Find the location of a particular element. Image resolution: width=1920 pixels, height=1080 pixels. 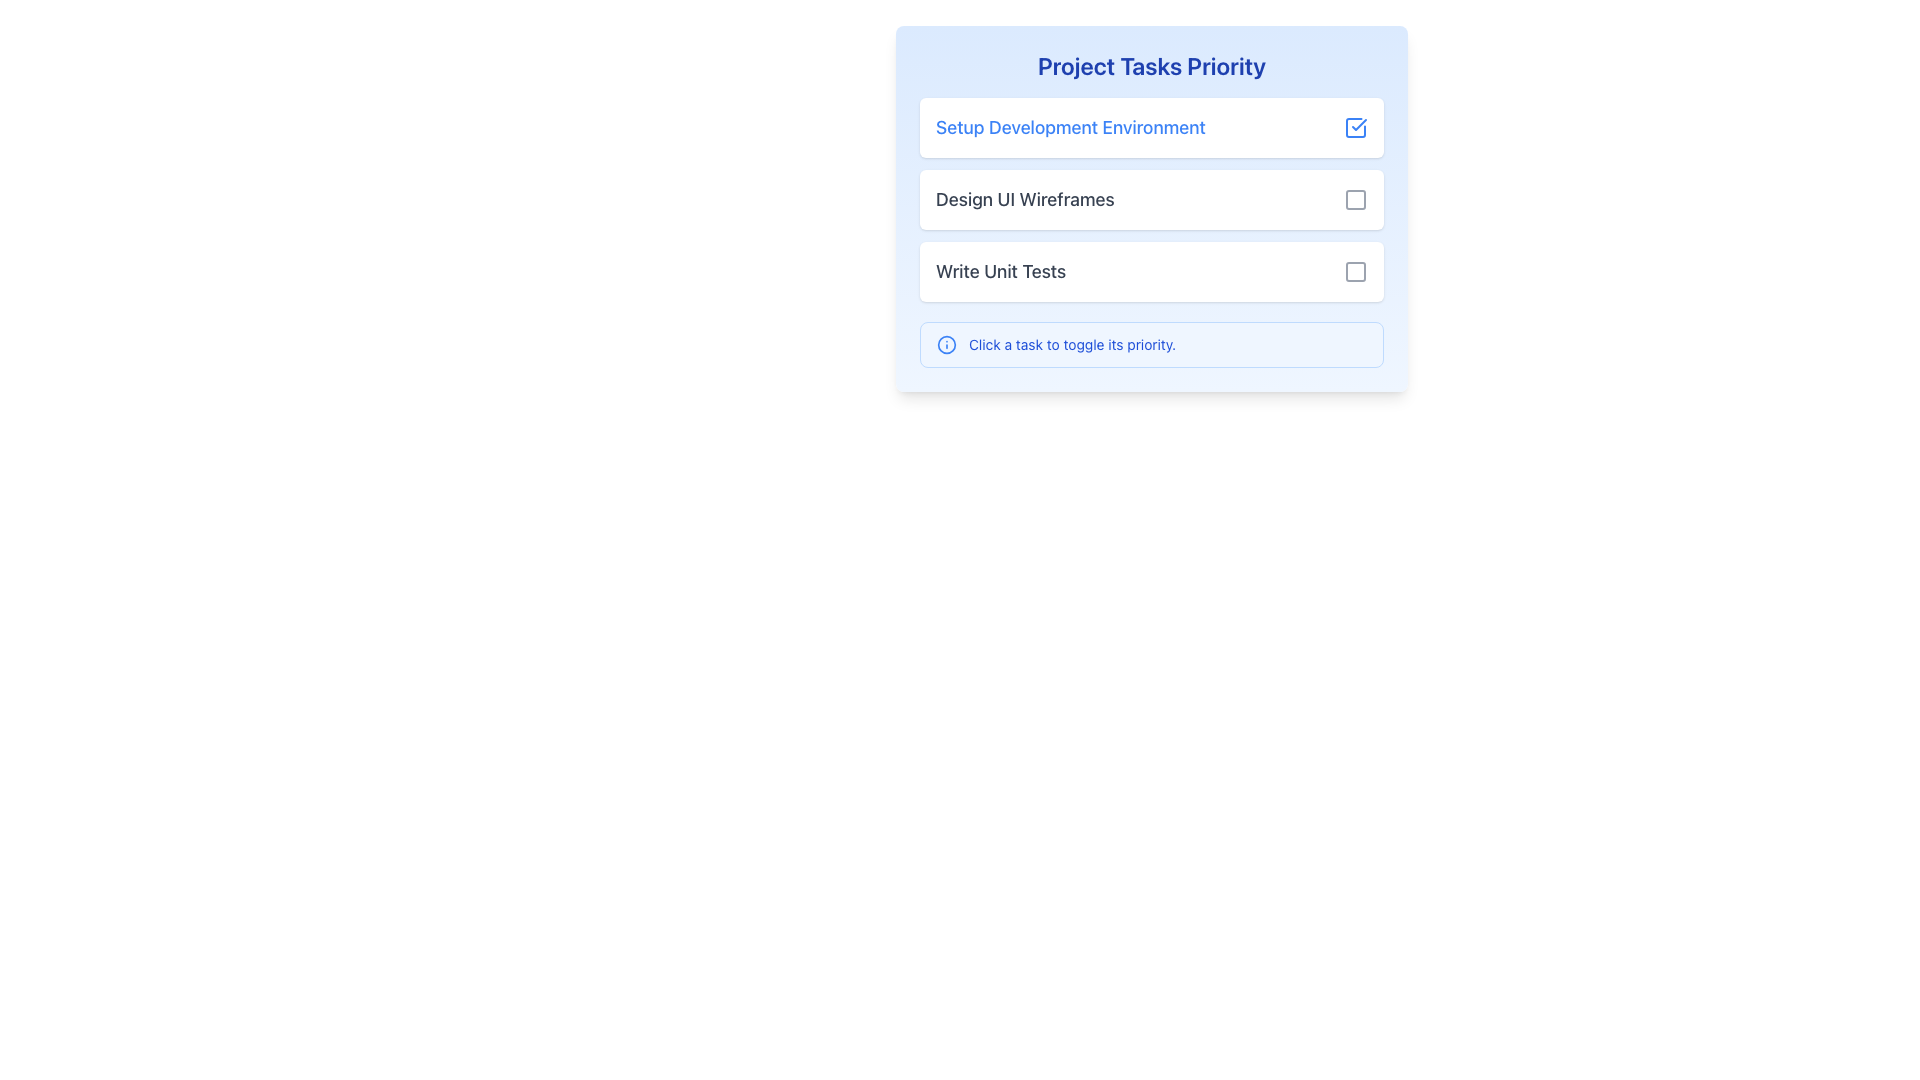

the small square-shaped clickable icon next to the task labeled 'Write Unit Tests' in the task list is located at coordinates (1356, 272).